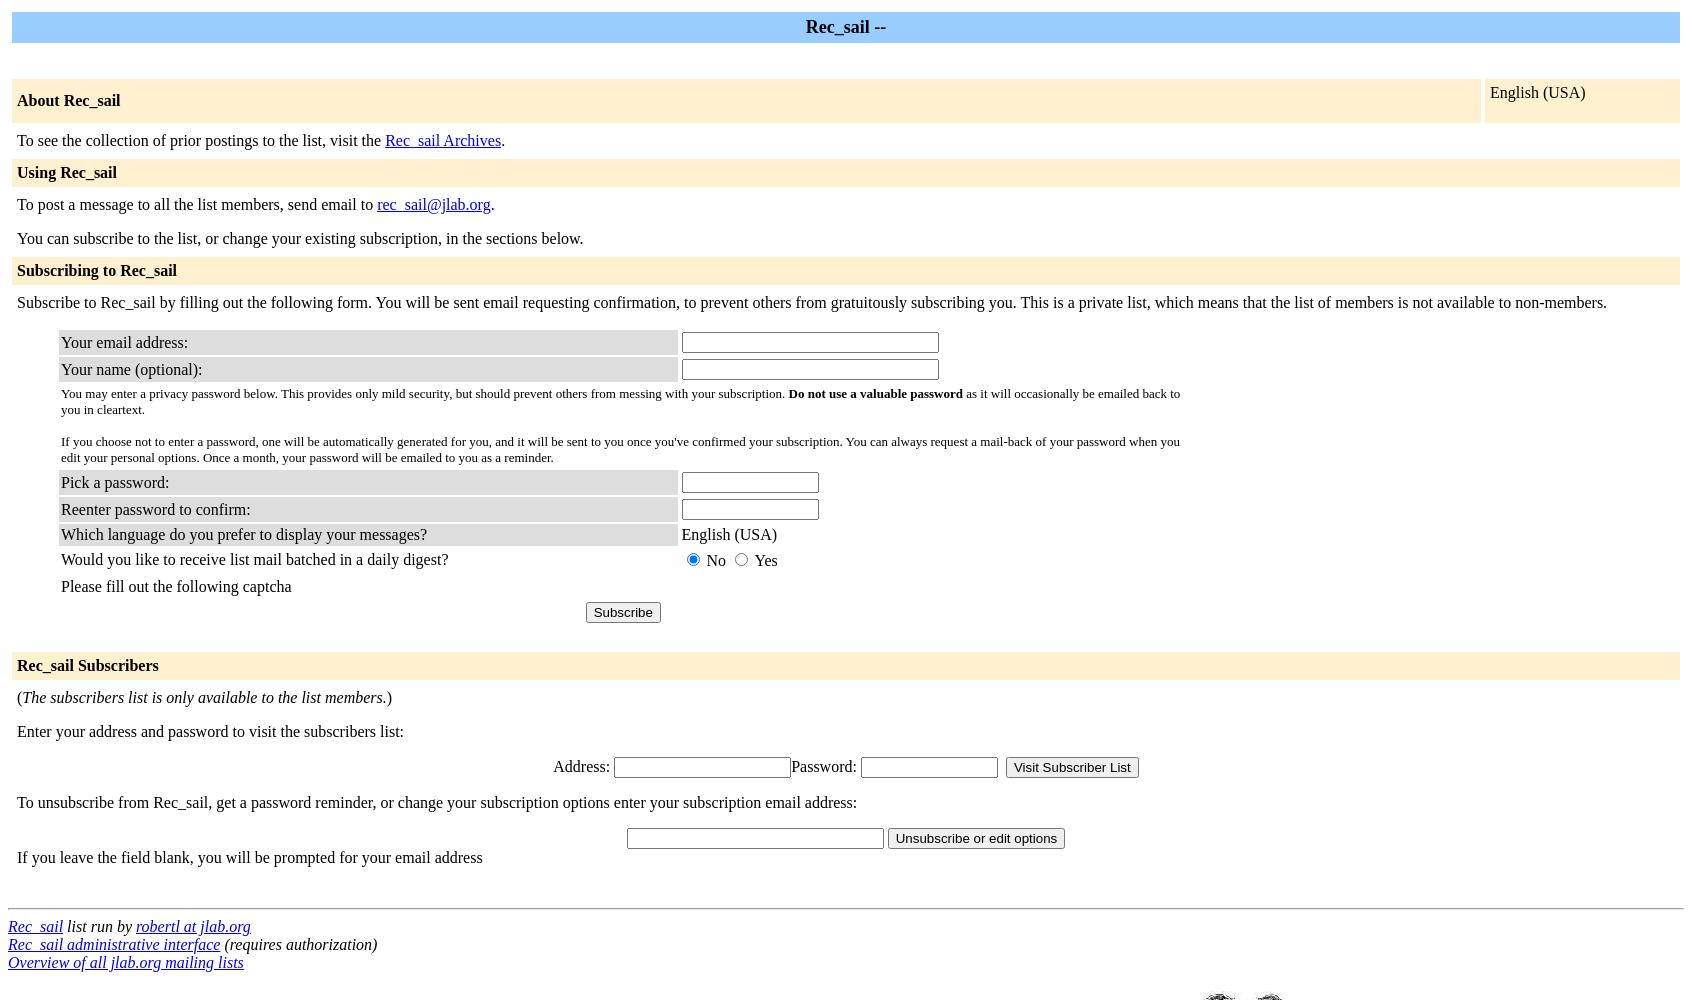 This screenshot has height=1000, width=1692. I want to click on 'Rec_sail
		  Archives', so click(441, 140).